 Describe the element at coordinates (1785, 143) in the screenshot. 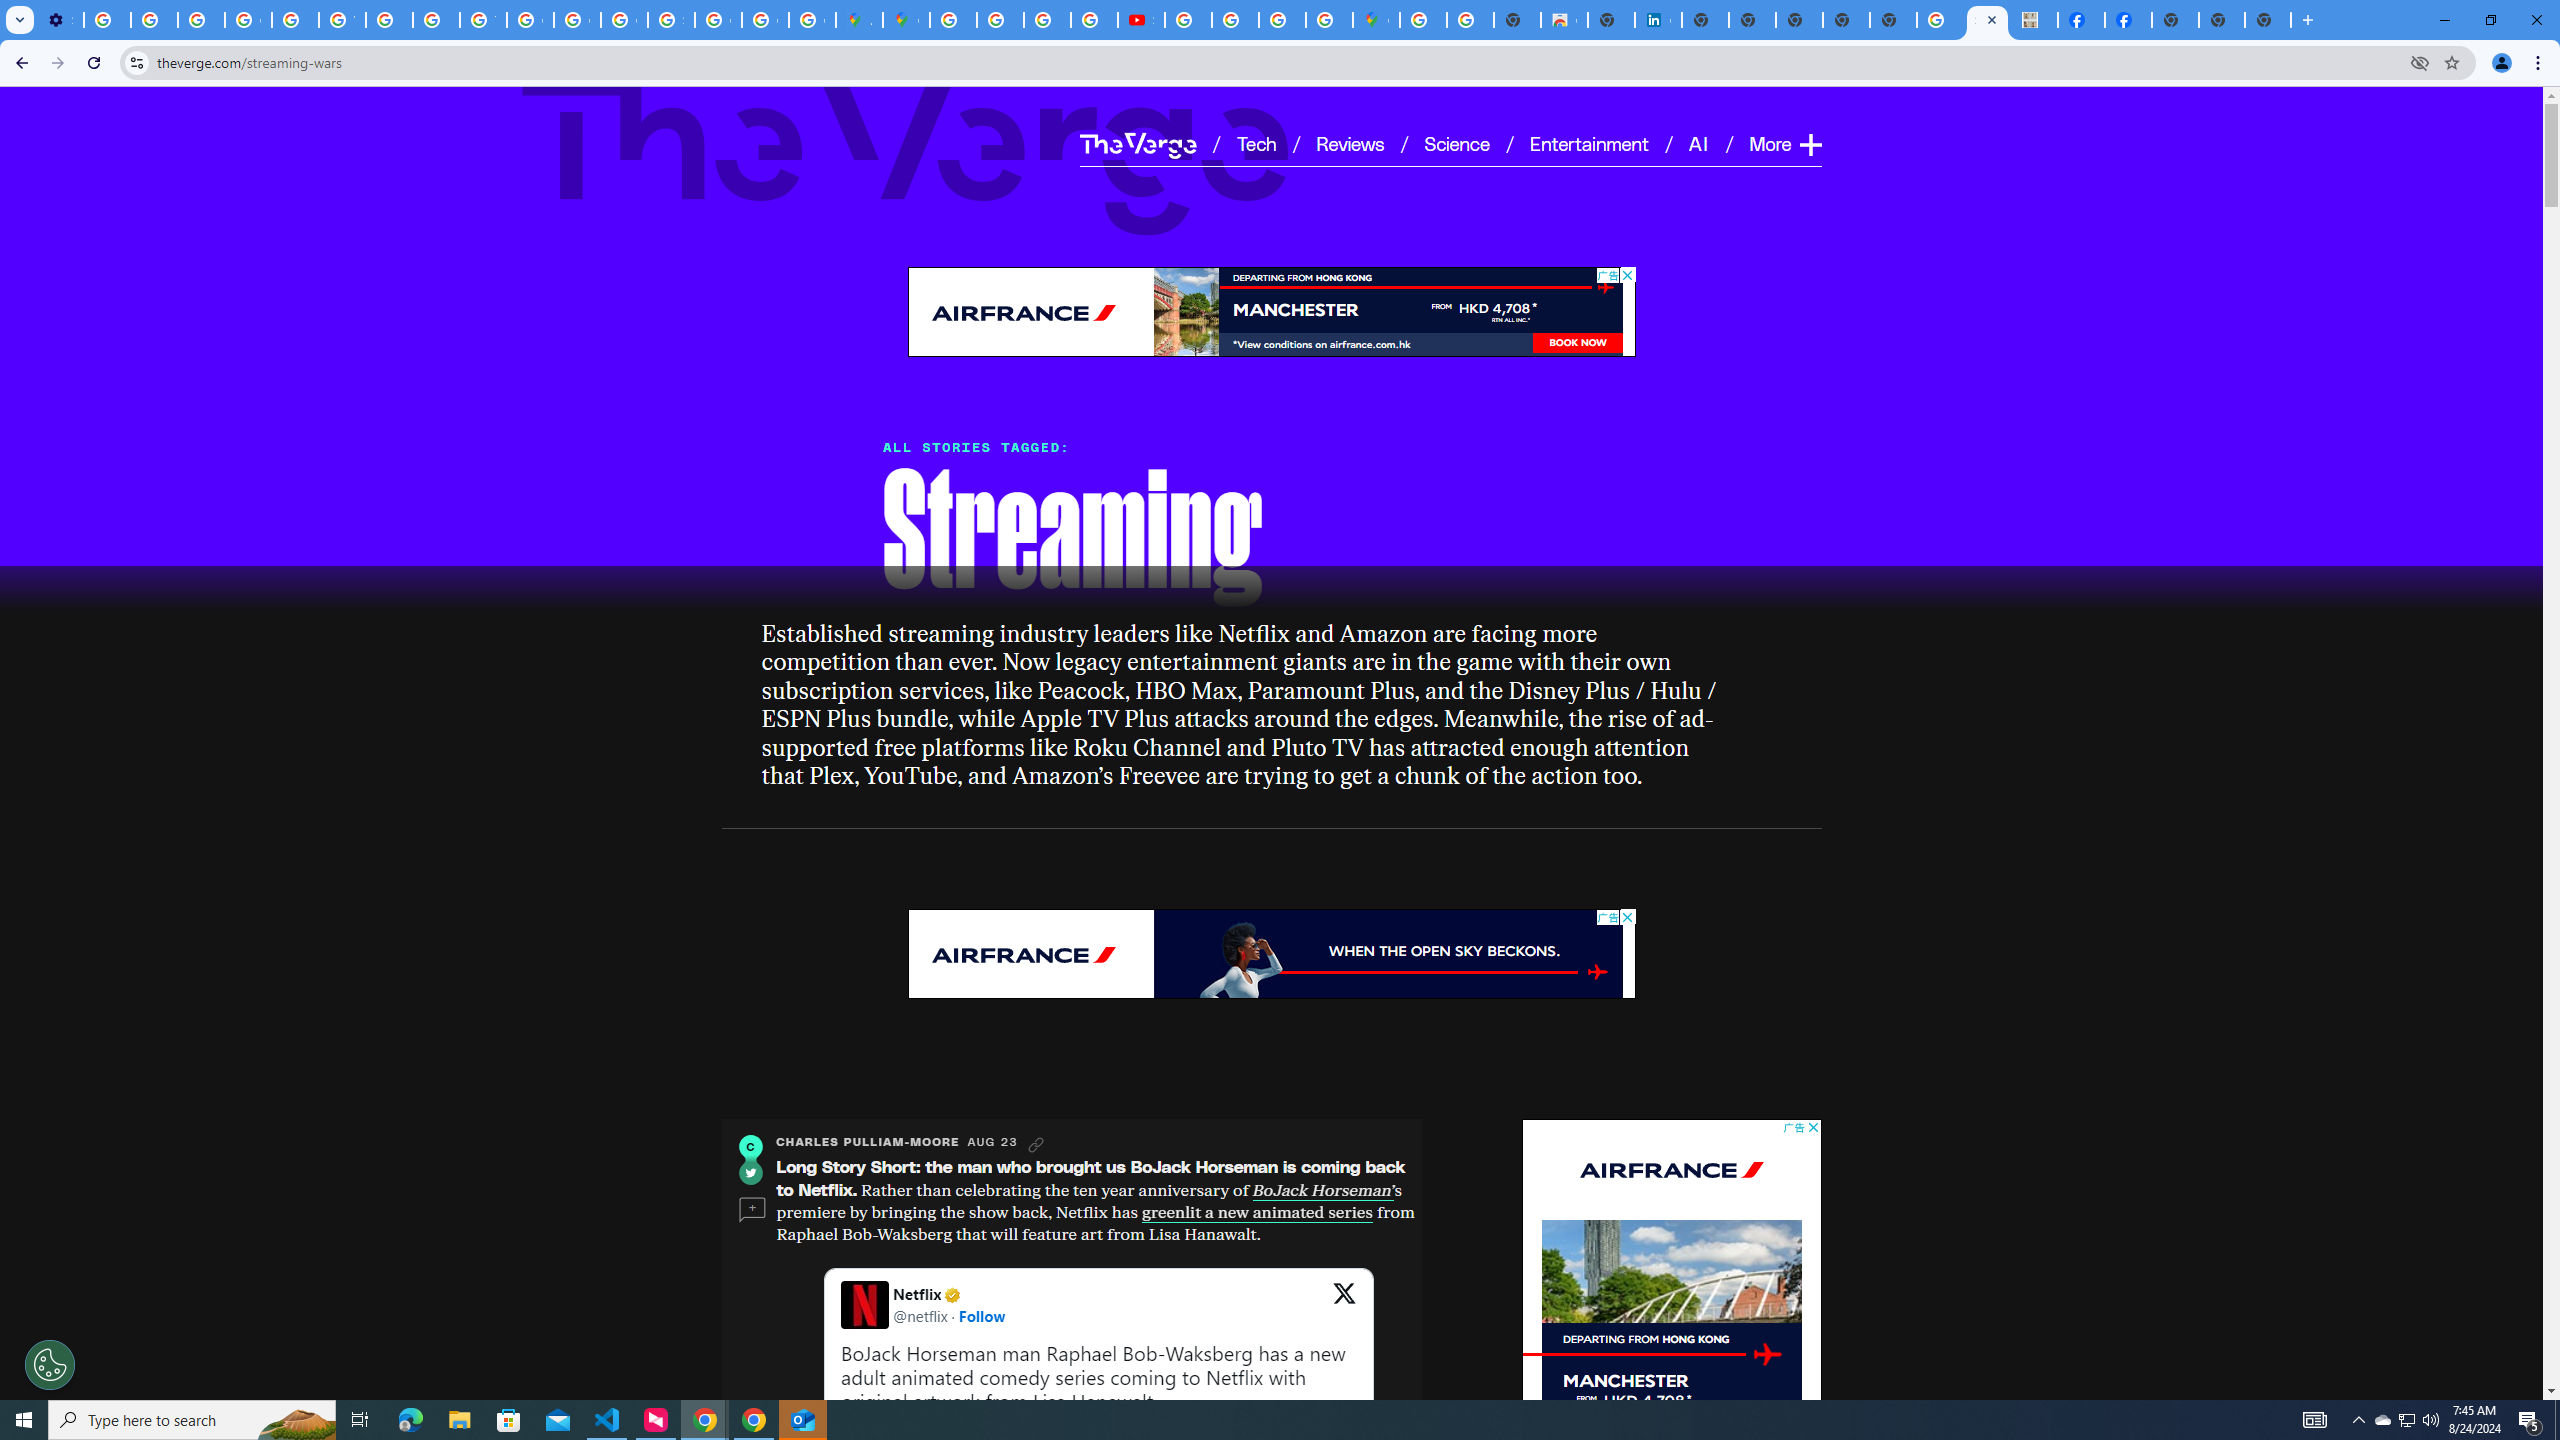

I see `'More Expand'` at that location.